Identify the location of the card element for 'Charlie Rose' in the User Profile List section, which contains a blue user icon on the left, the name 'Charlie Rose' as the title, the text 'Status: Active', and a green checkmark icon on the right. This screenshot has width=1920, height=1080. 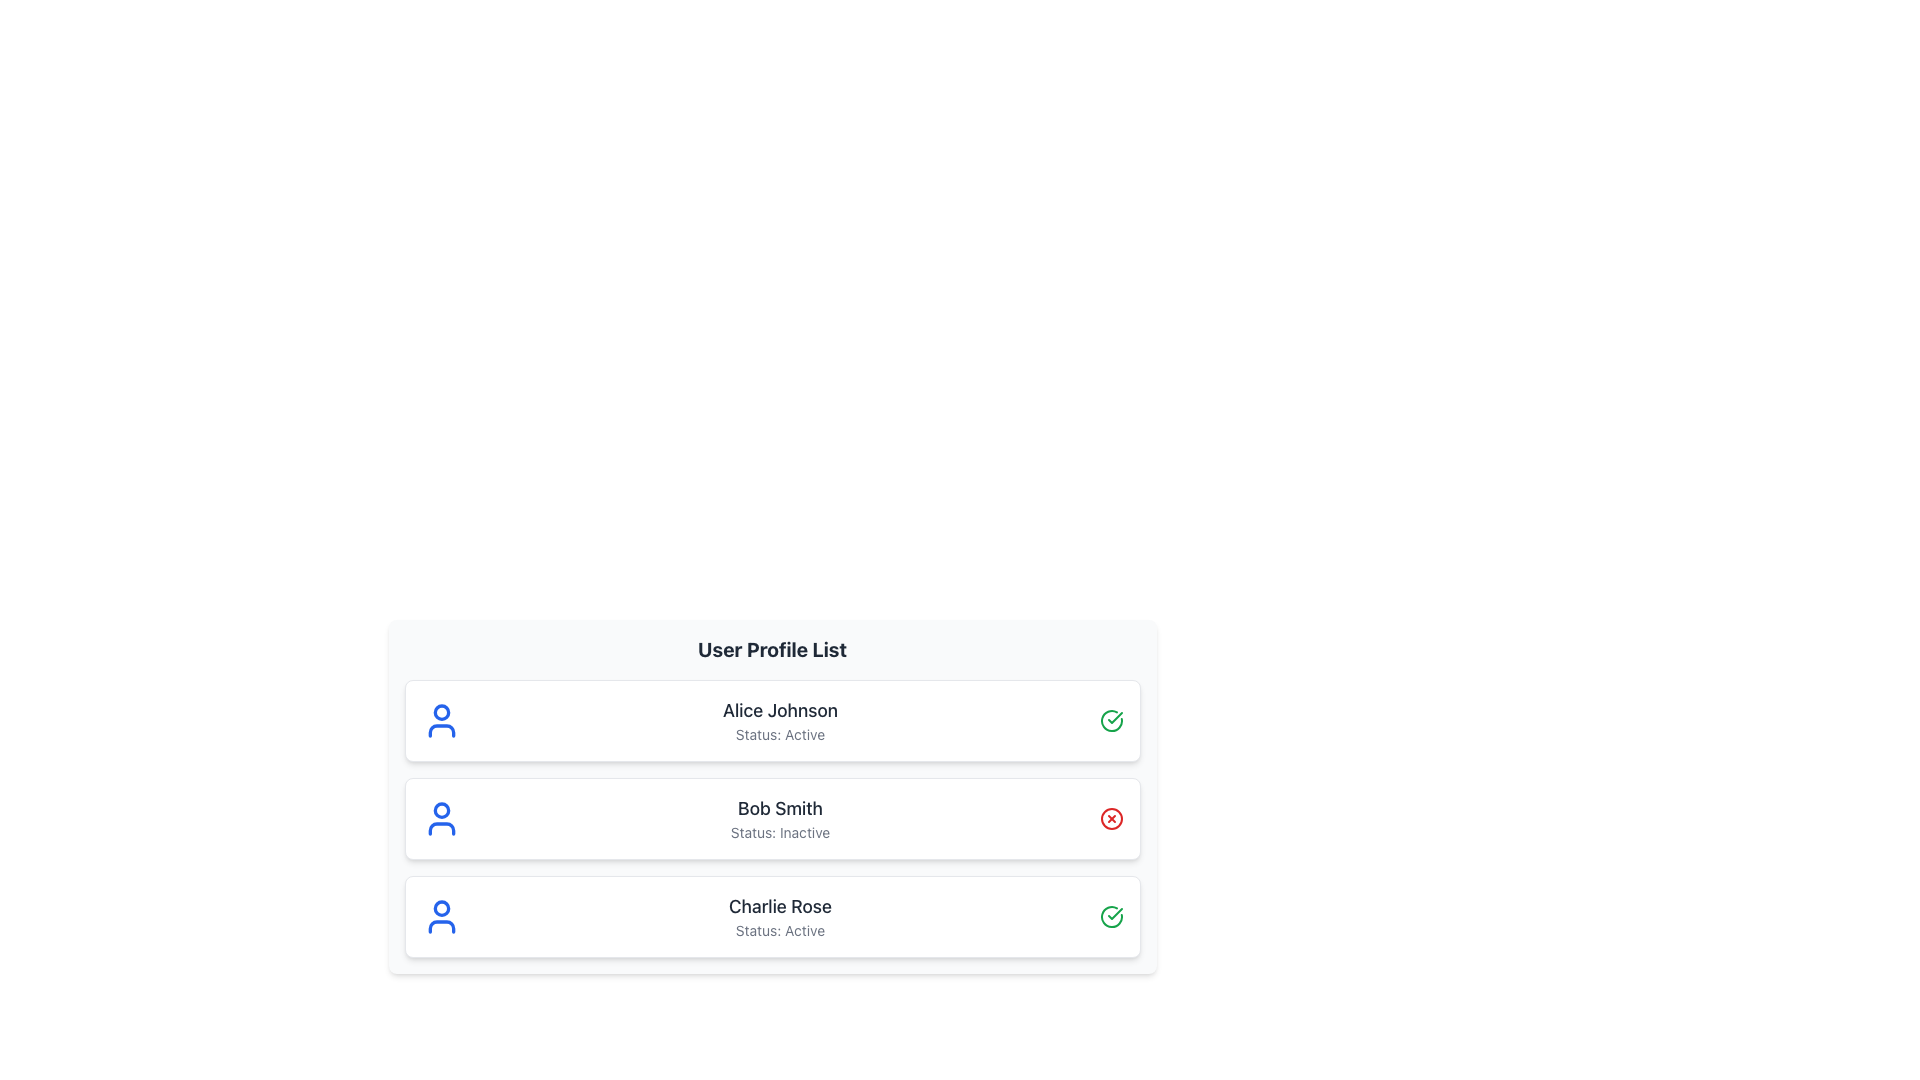
(771, 917).